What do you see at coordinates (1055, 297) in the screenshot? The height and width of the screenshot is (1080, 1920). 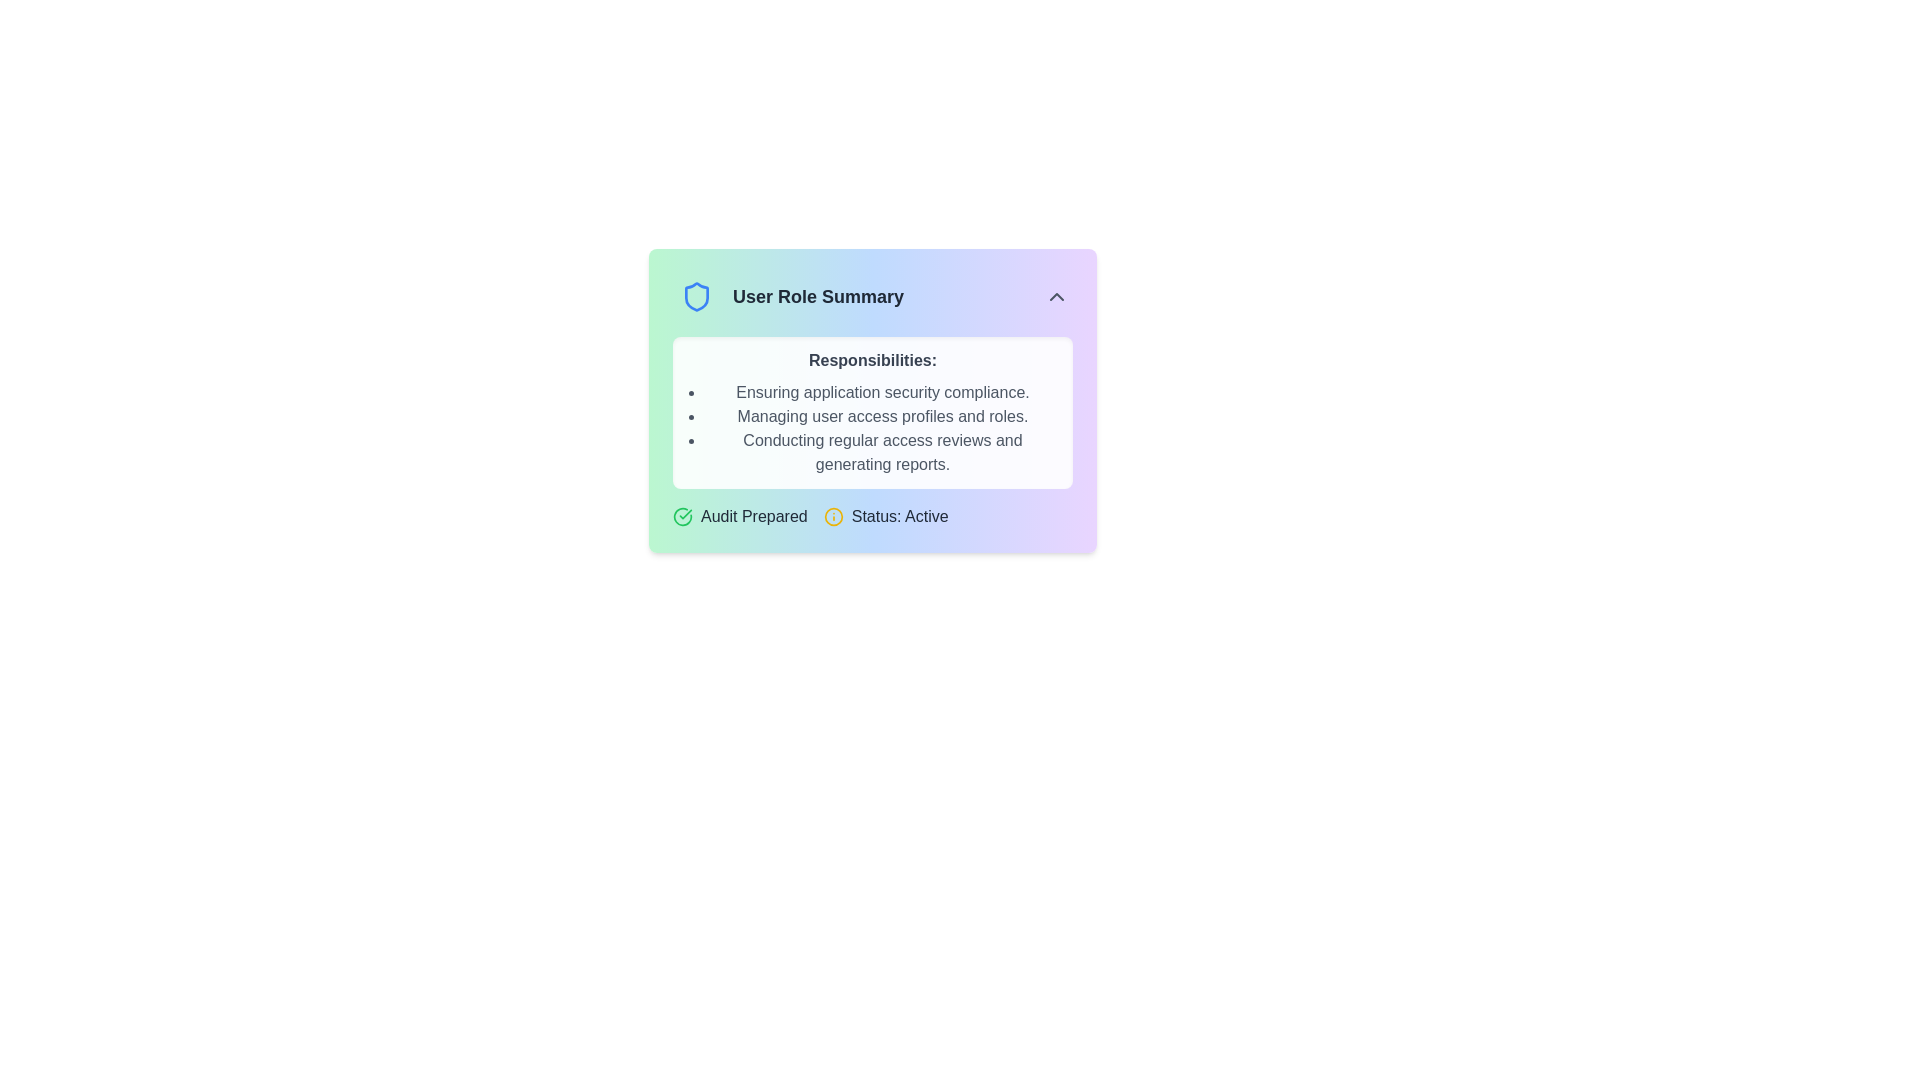 I see `the chevron icon located in the top-right section of the 'User Role Summary' card to interact with the dropdown or expandable section` at bounding box center [1055, 297].